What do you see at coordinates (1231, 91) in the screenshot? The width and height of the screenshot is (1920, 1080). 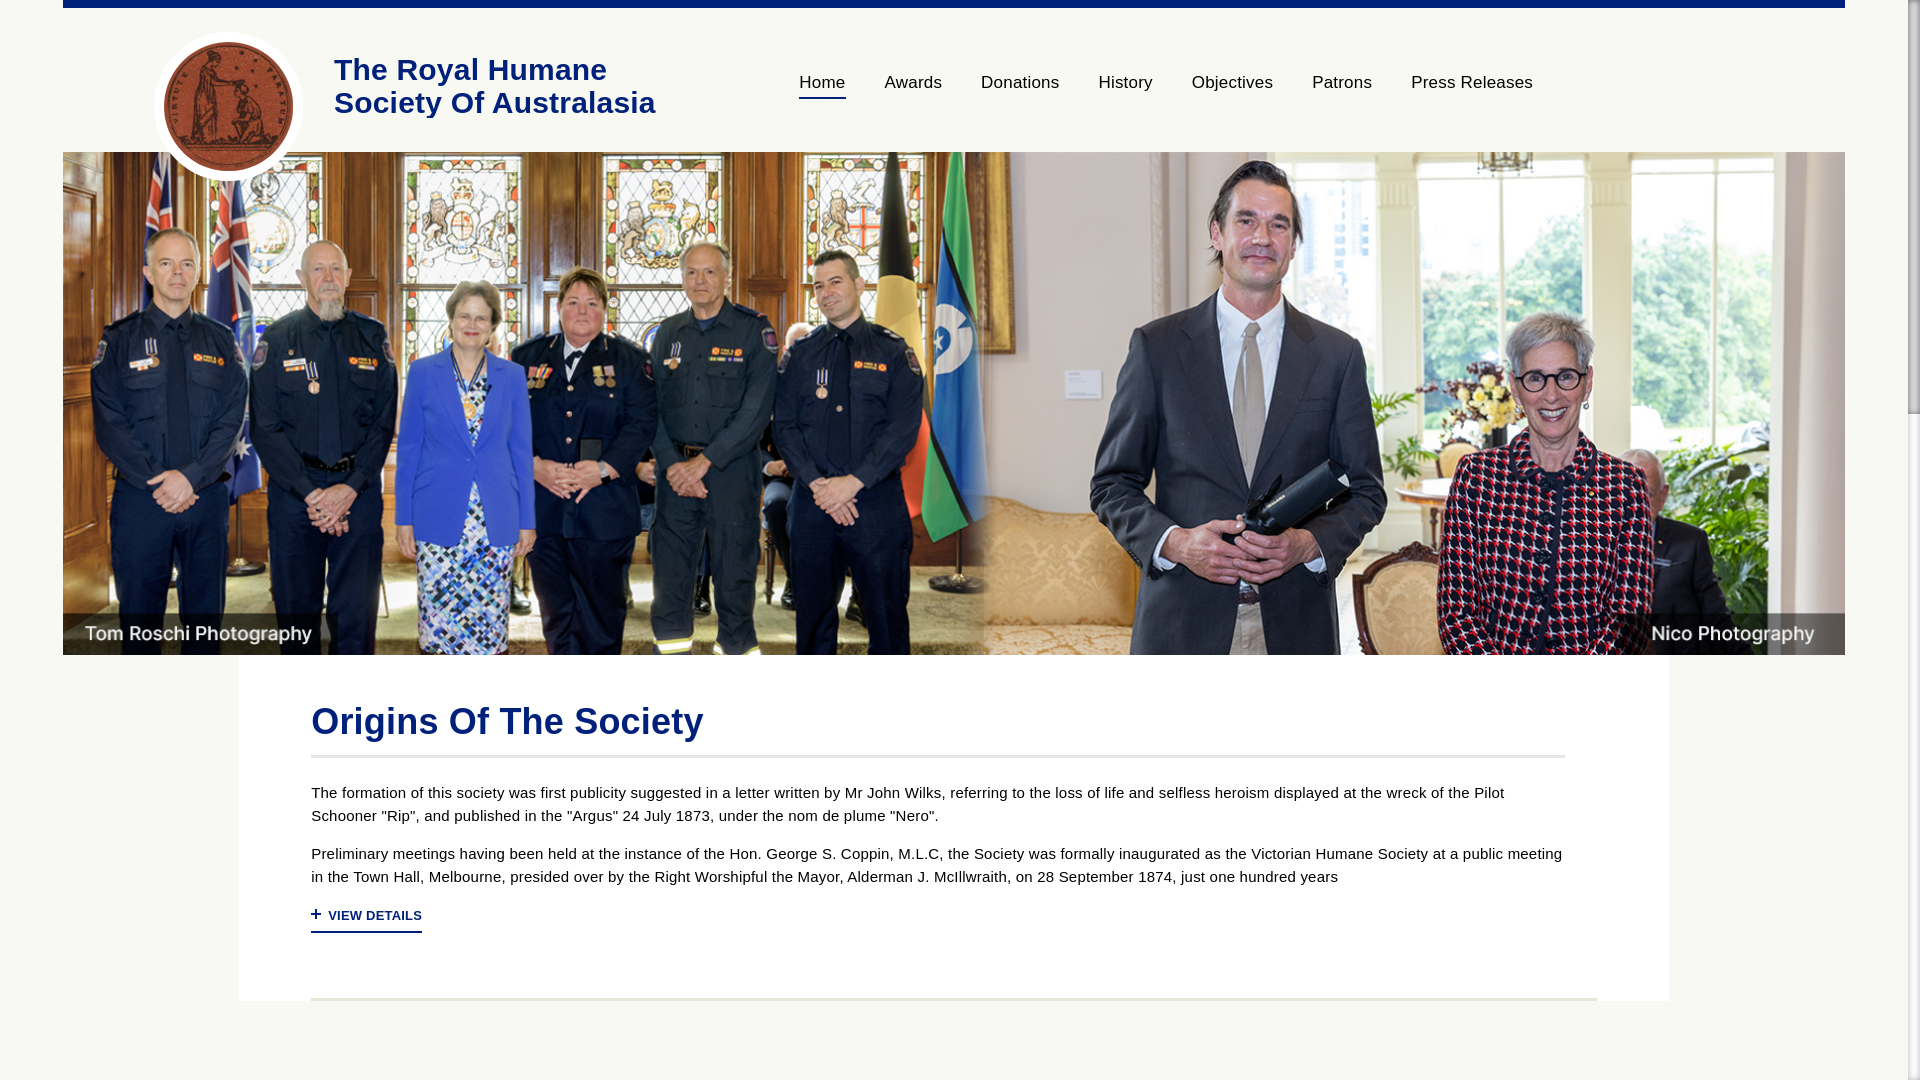 I see `'Objectives'` at bounding box center [1231, 91].